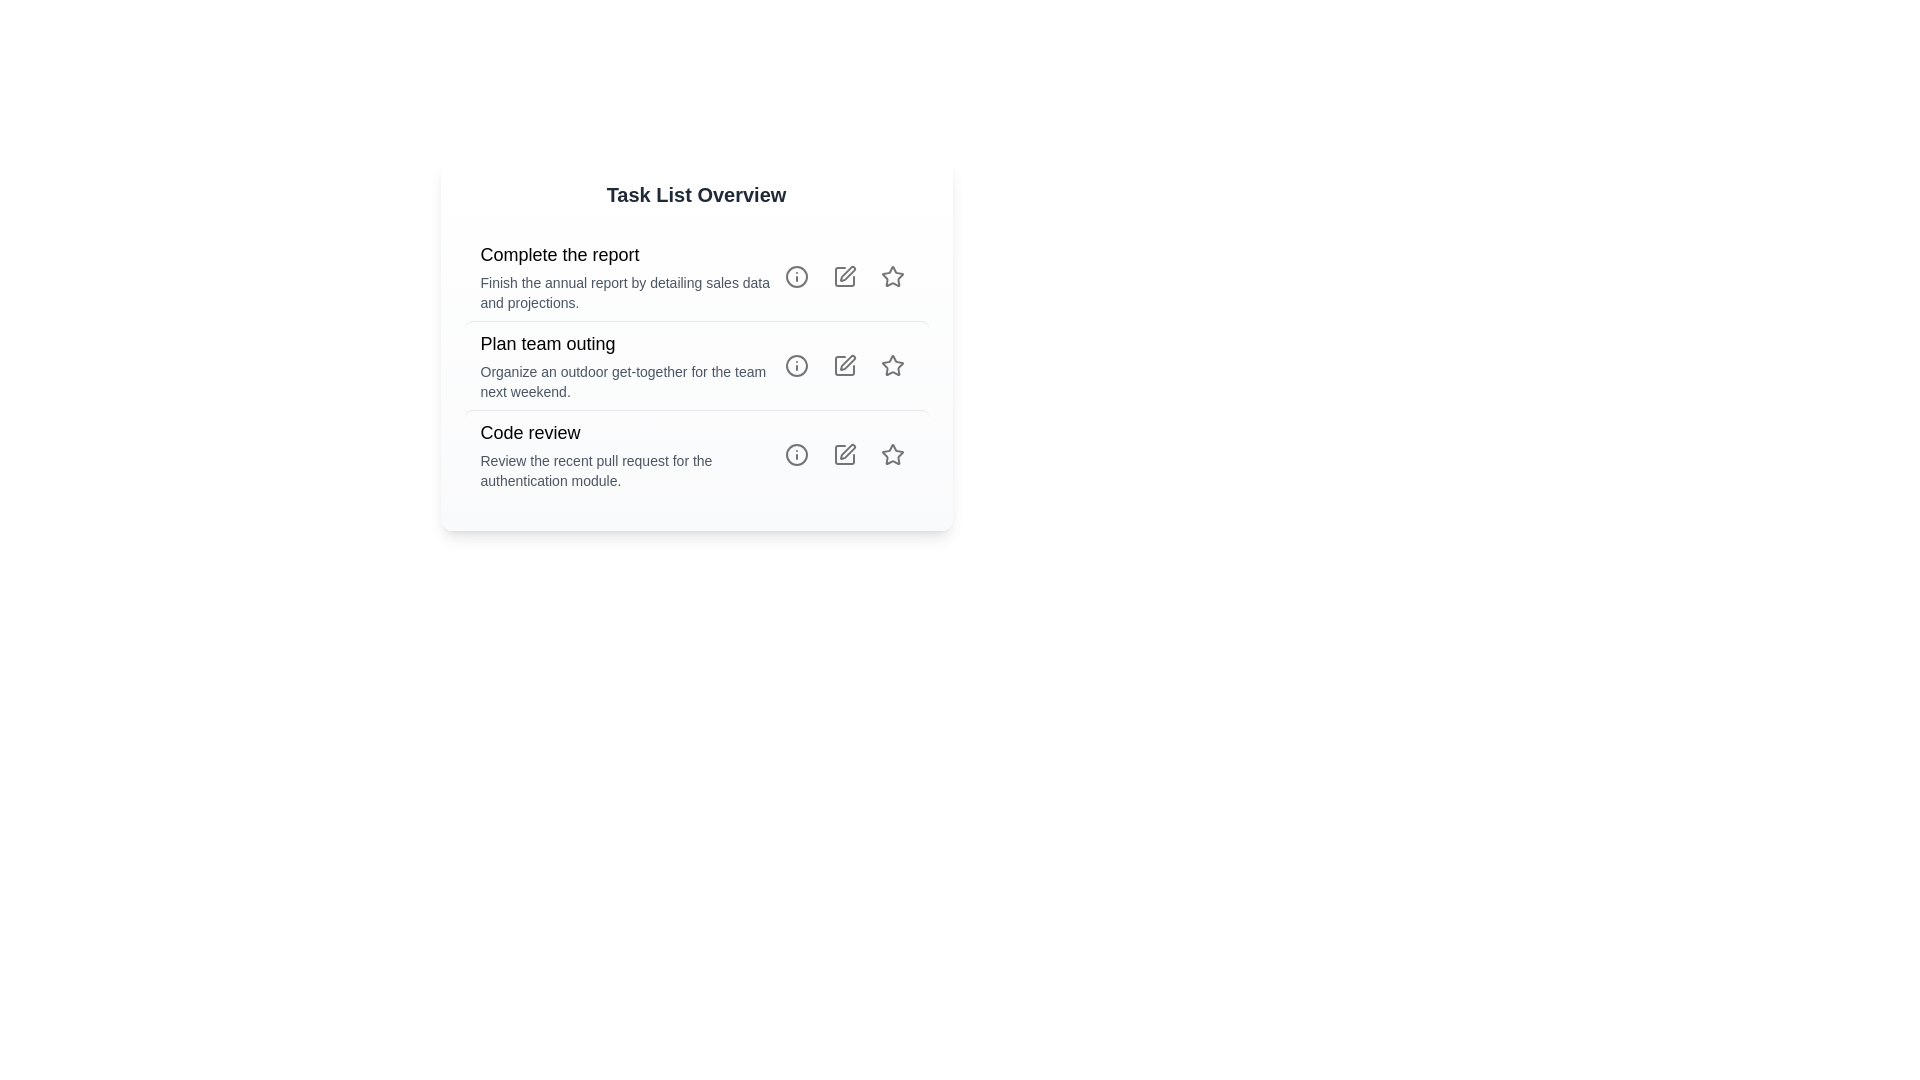 The image size is (1920, 1080). What do you see at coordinates (795, 455) in the screenshot?
I see `the outer circular component of the info icon located to the right of the 'Code review' task description in the task list interface` at bounding box center [795, 455].